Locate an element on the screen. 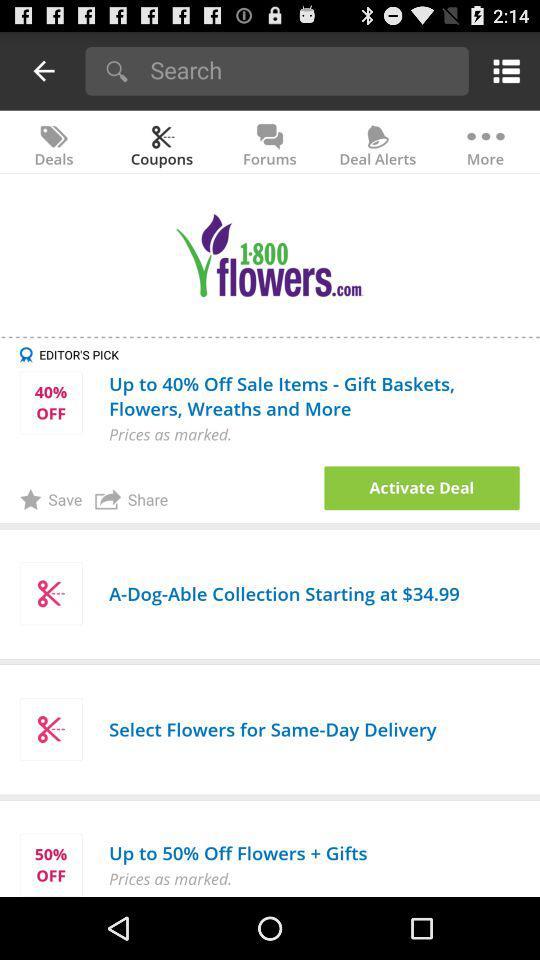  item on the right is located at coordinates (421, 487).